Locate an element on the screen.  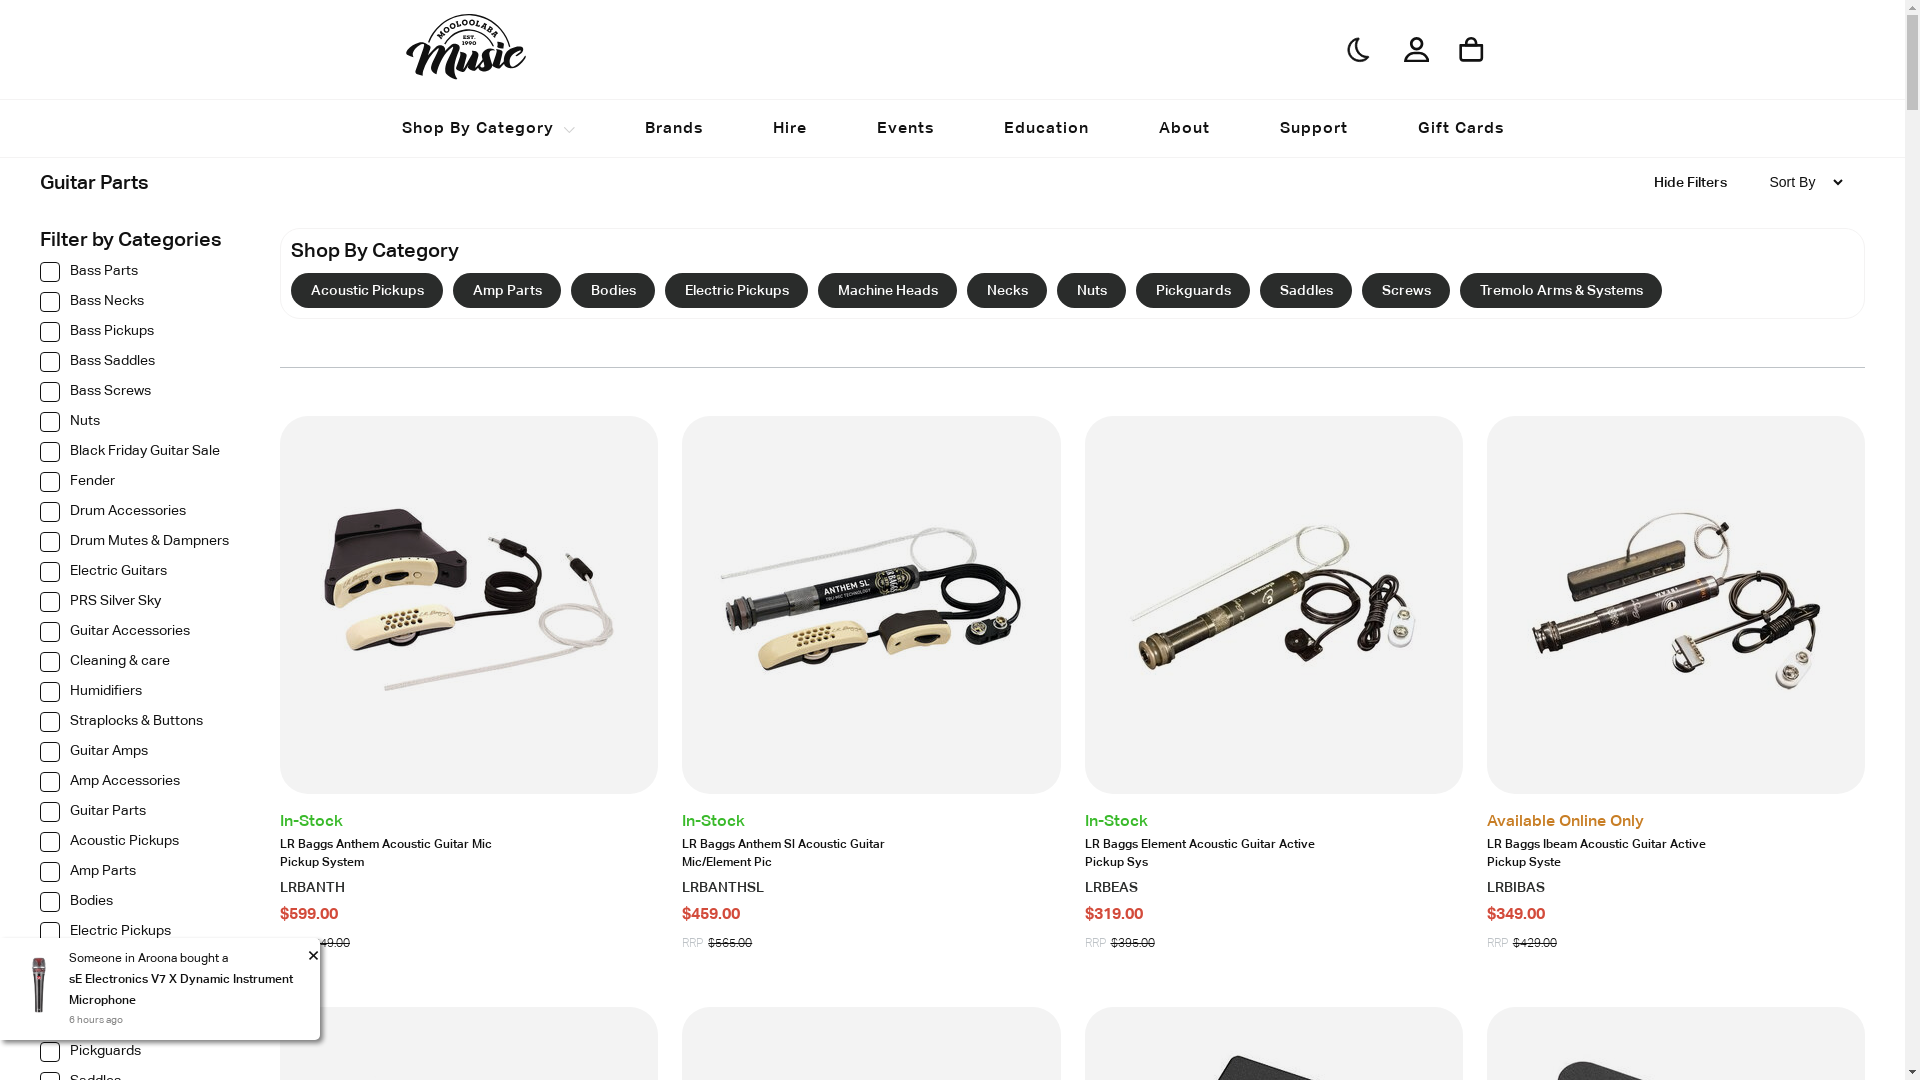
'Nuts' is located at coordinates (138, 426).